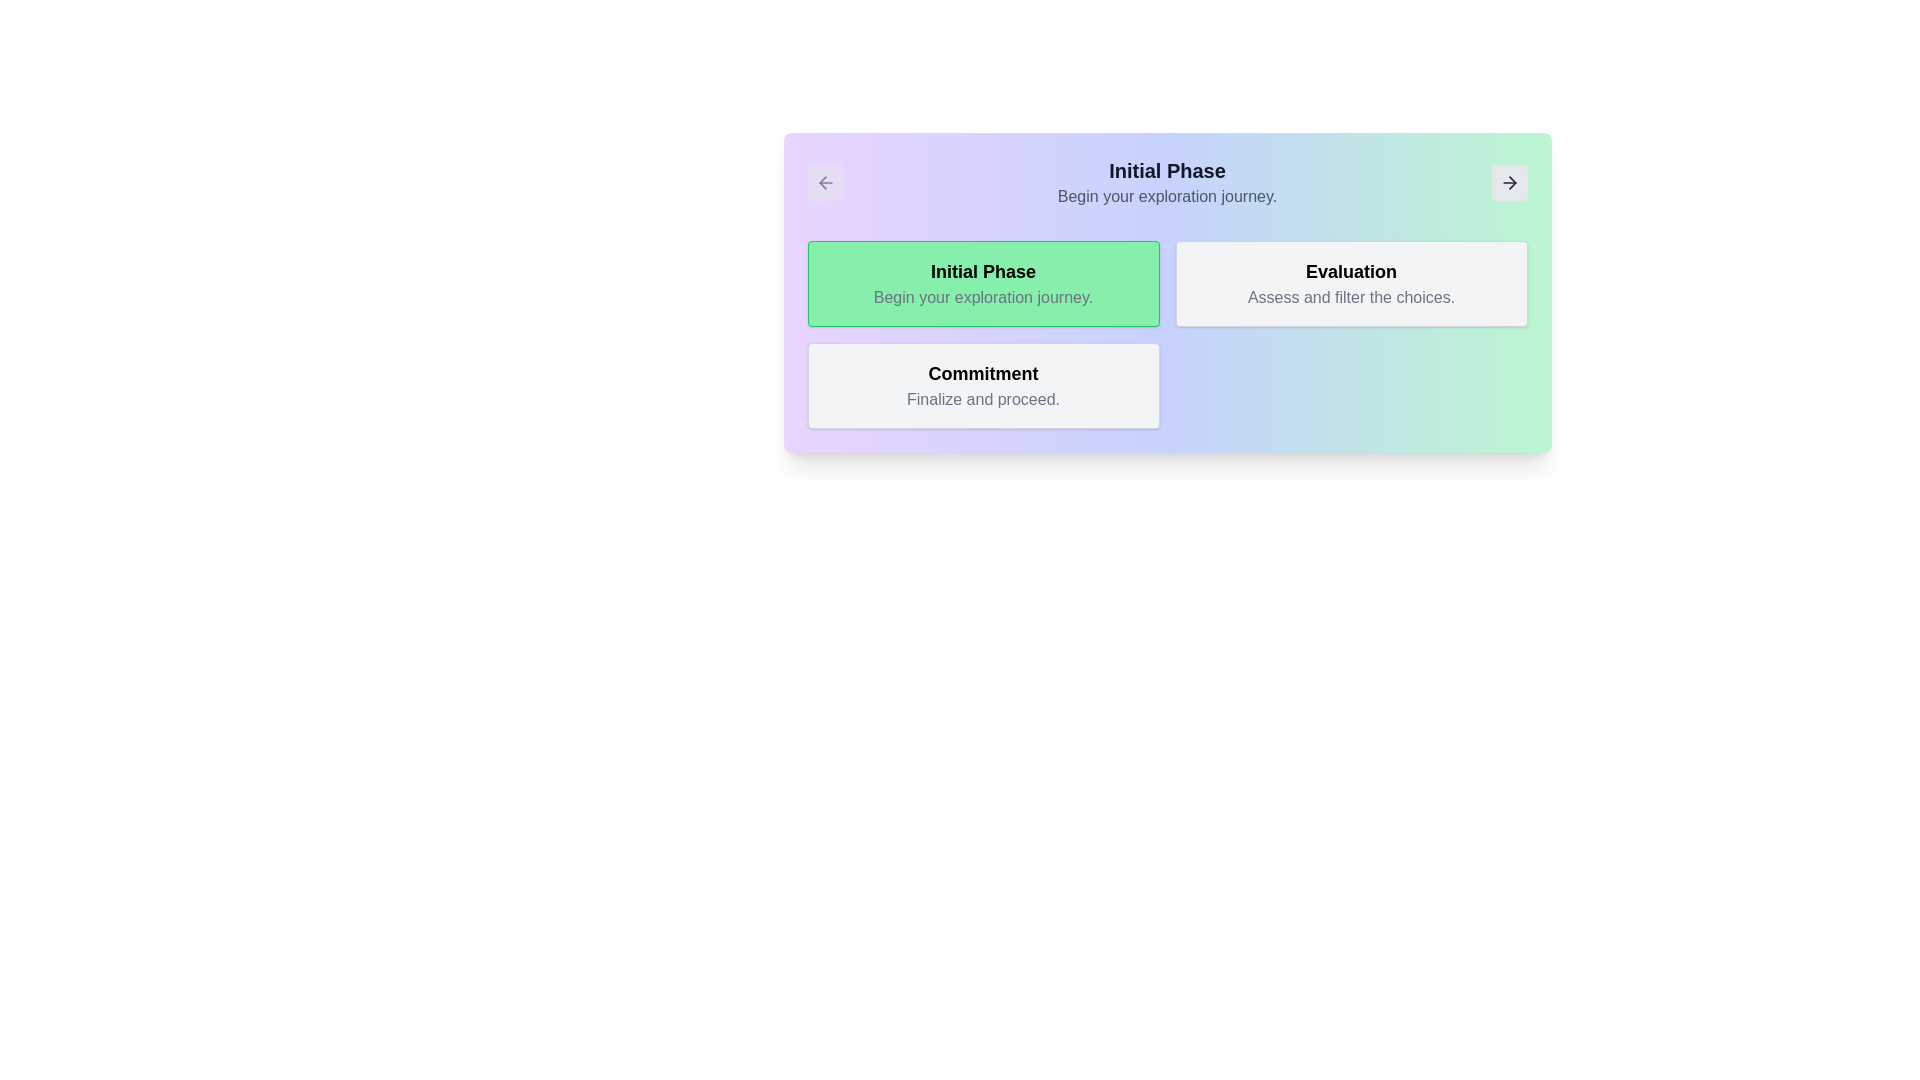 This screenshot has width=1920, height=1080. What do you see at coordinates (1167, 182) in the screenshot?
I see `text content from the header displaying 'Initial Phase' and the subtitle 'Begin your exploration journey', which is centered within the interface` at bounding box center [1167, 182].